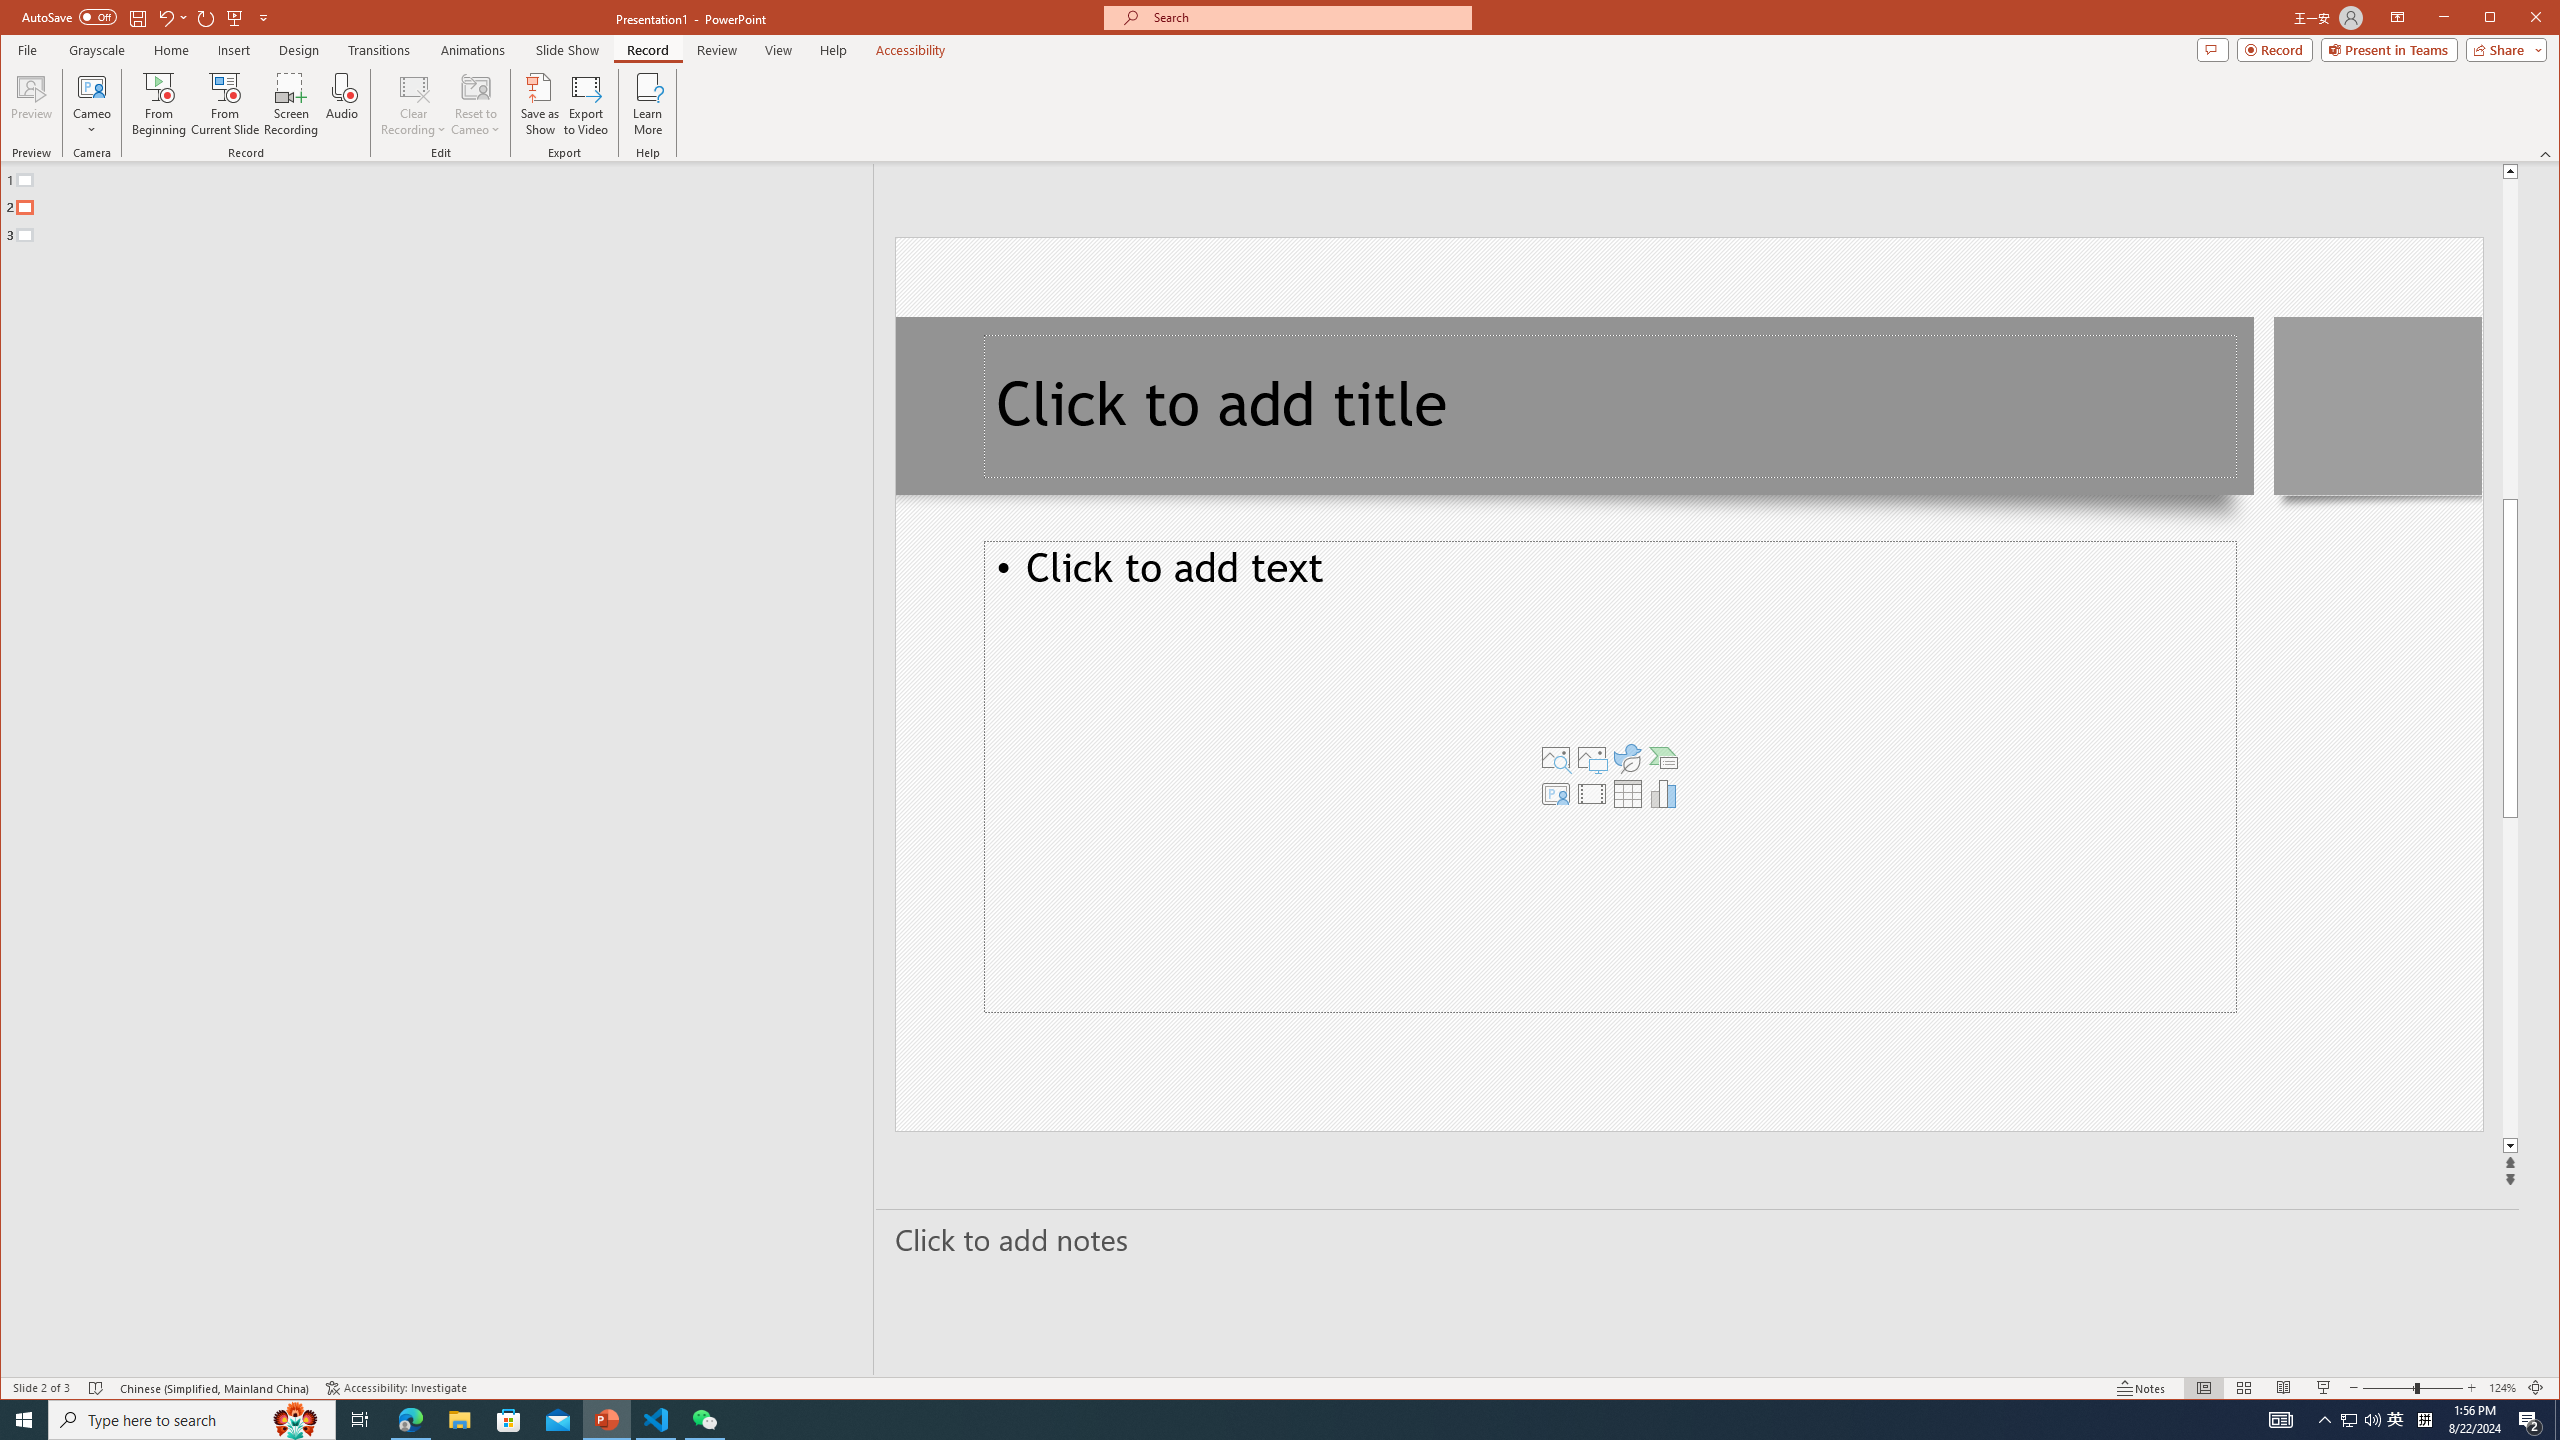 This screenshot has height=1440, width=2560. What do you see at coordinates (412, 103) in the screenshot?
I see `'Clear Recording'` at bounding box center [412, 103].